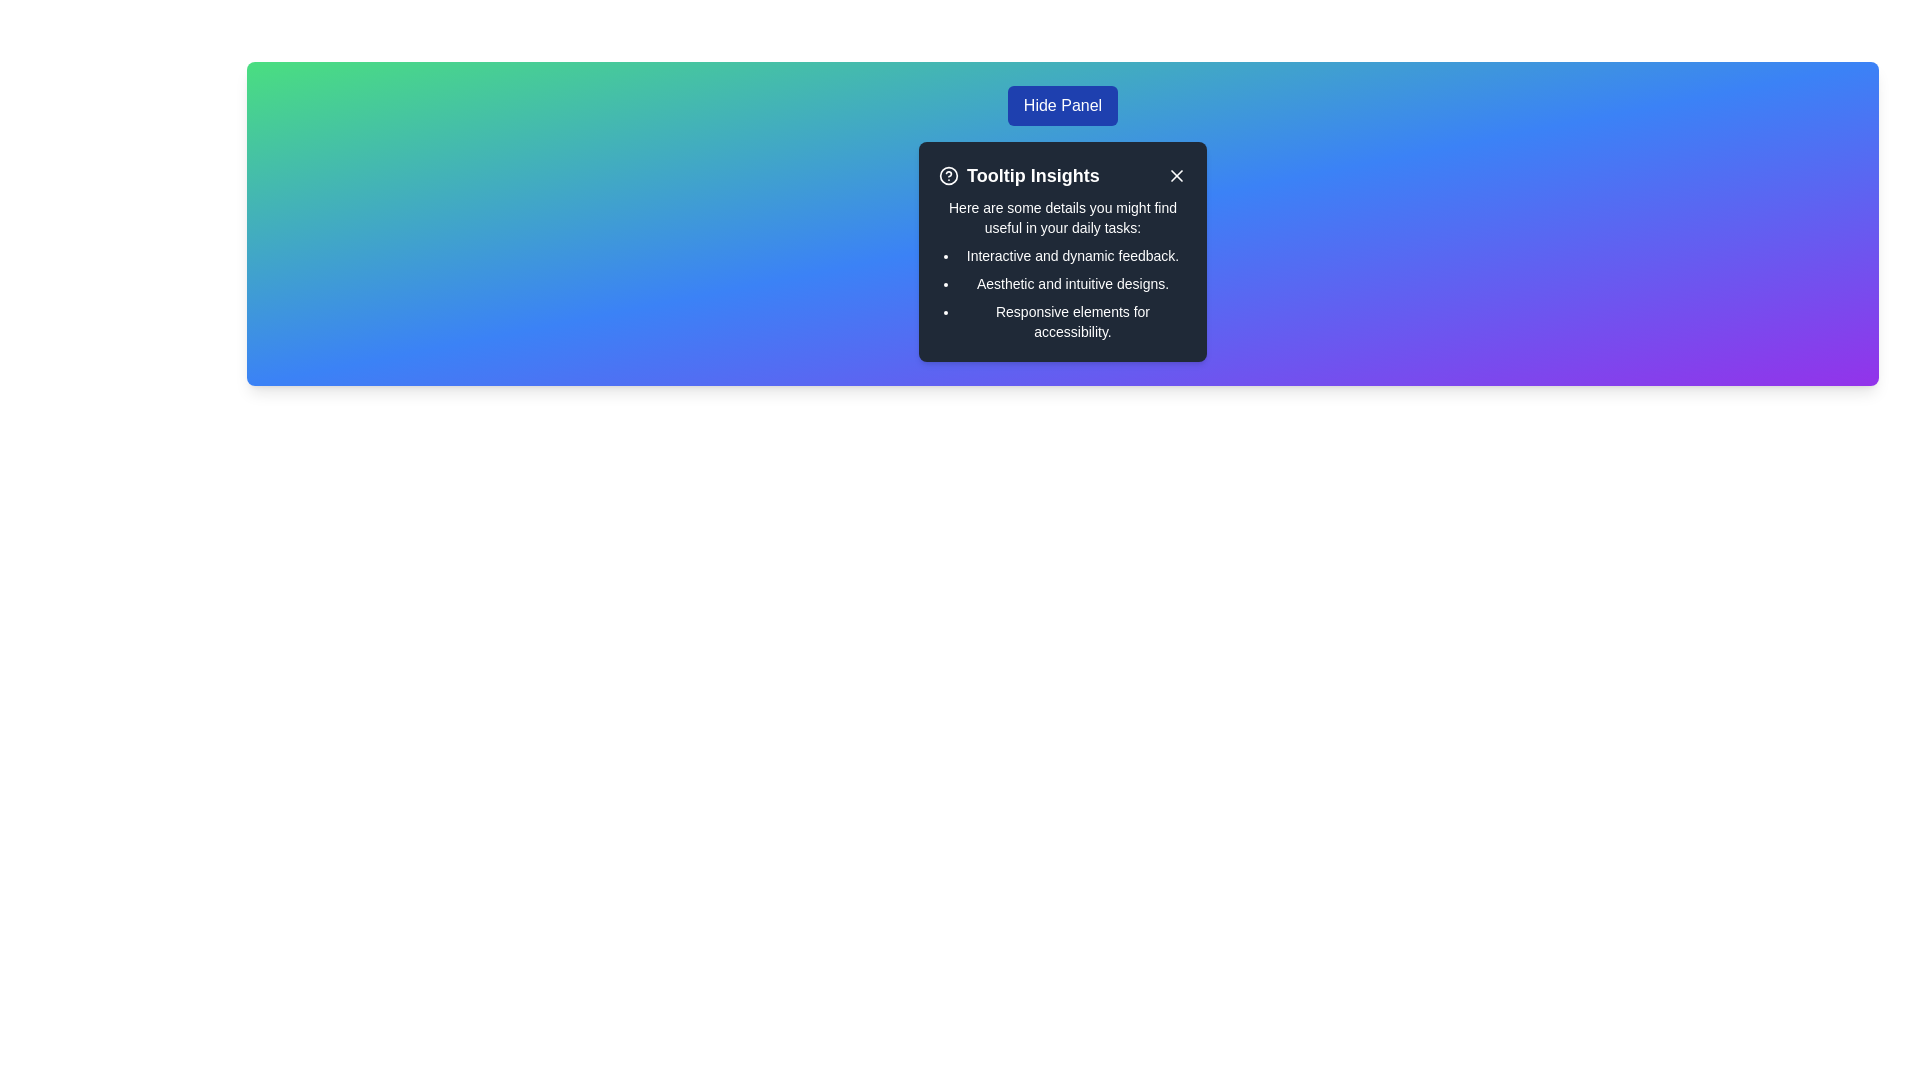 The image size is (1920, 1080). Describe the element at coordinates (1019, 175) in the screenshot. I see `the bold textual label displaying 'Tooltip Insights' with a question mark icon preceding it, located at the top-left of its card section` at that location.